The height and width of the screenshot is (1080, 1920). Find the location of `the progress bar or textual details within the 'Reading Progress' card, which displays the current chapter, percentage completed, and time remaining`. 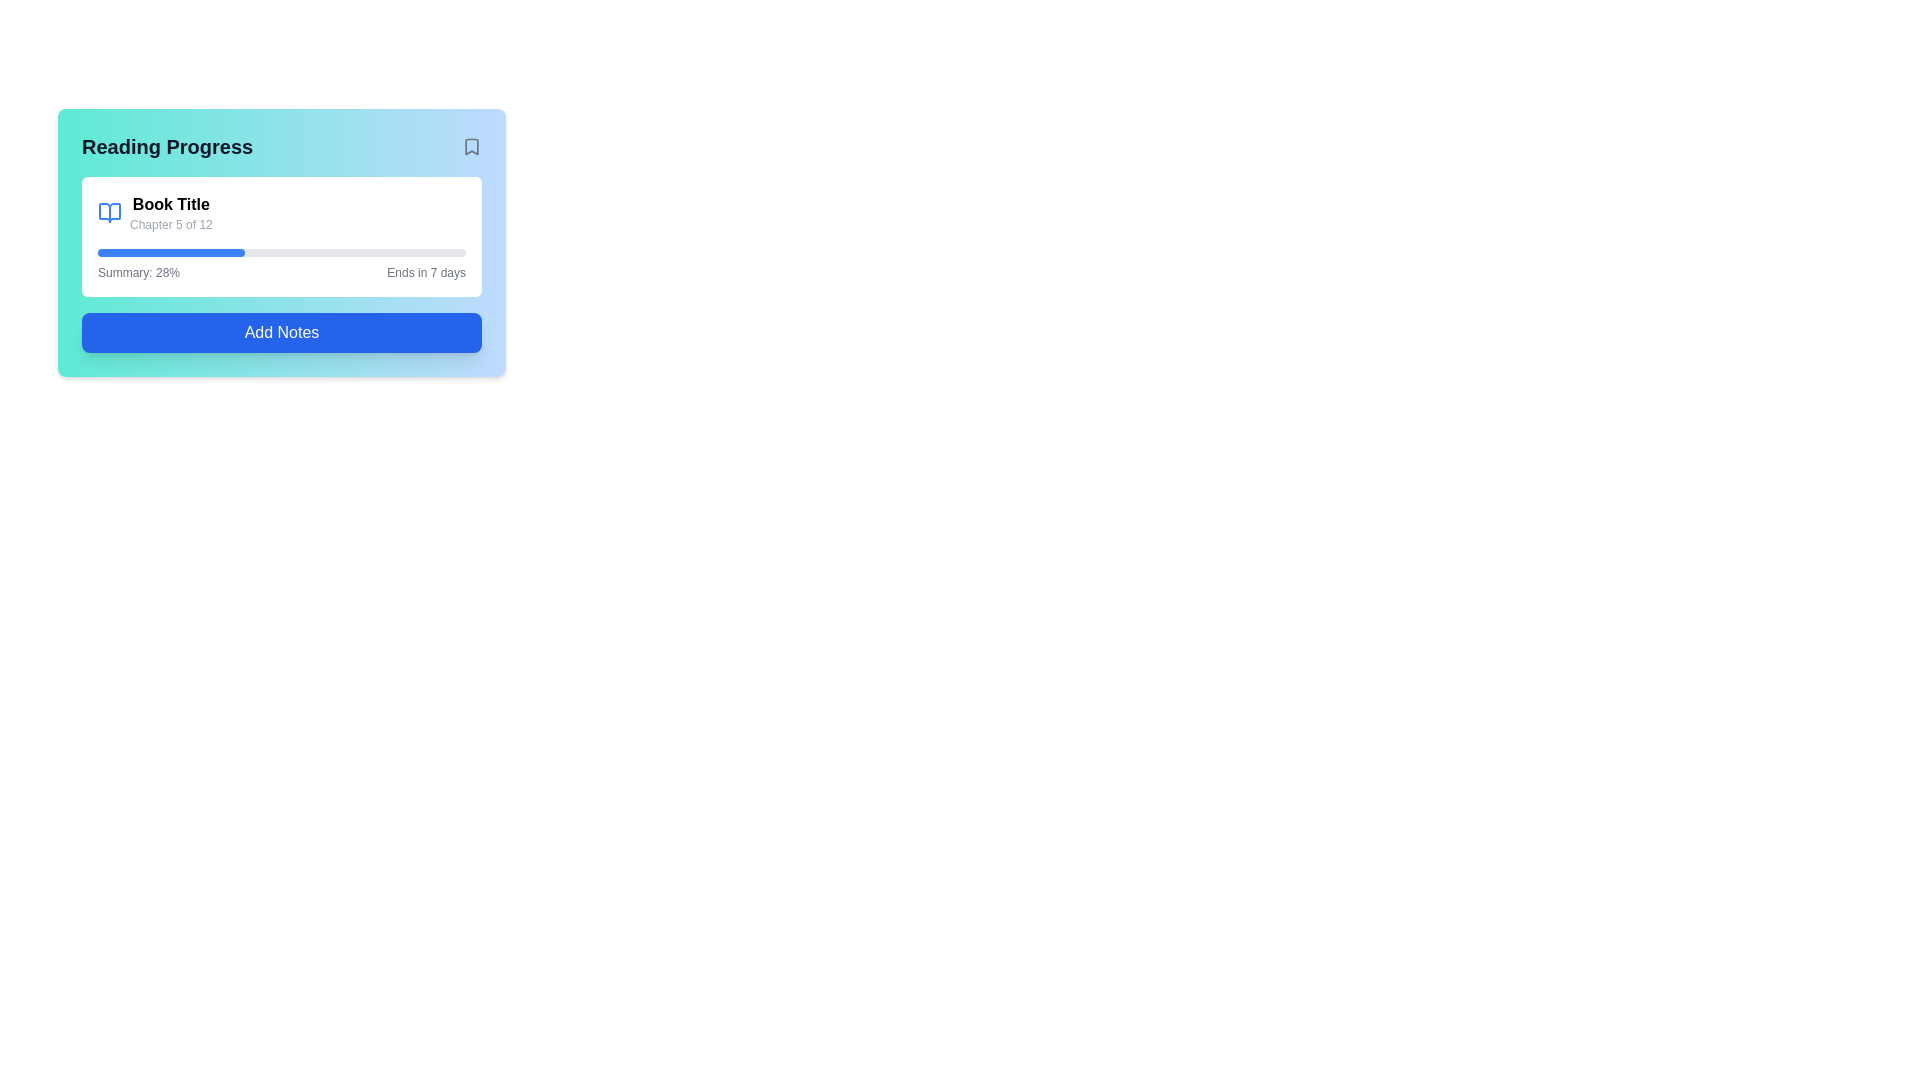

the progress bar or textual details within the 'Reading Progress' card, which displays the current chapter, percentage completed, and time remaining is located at coordinates (281, 235).